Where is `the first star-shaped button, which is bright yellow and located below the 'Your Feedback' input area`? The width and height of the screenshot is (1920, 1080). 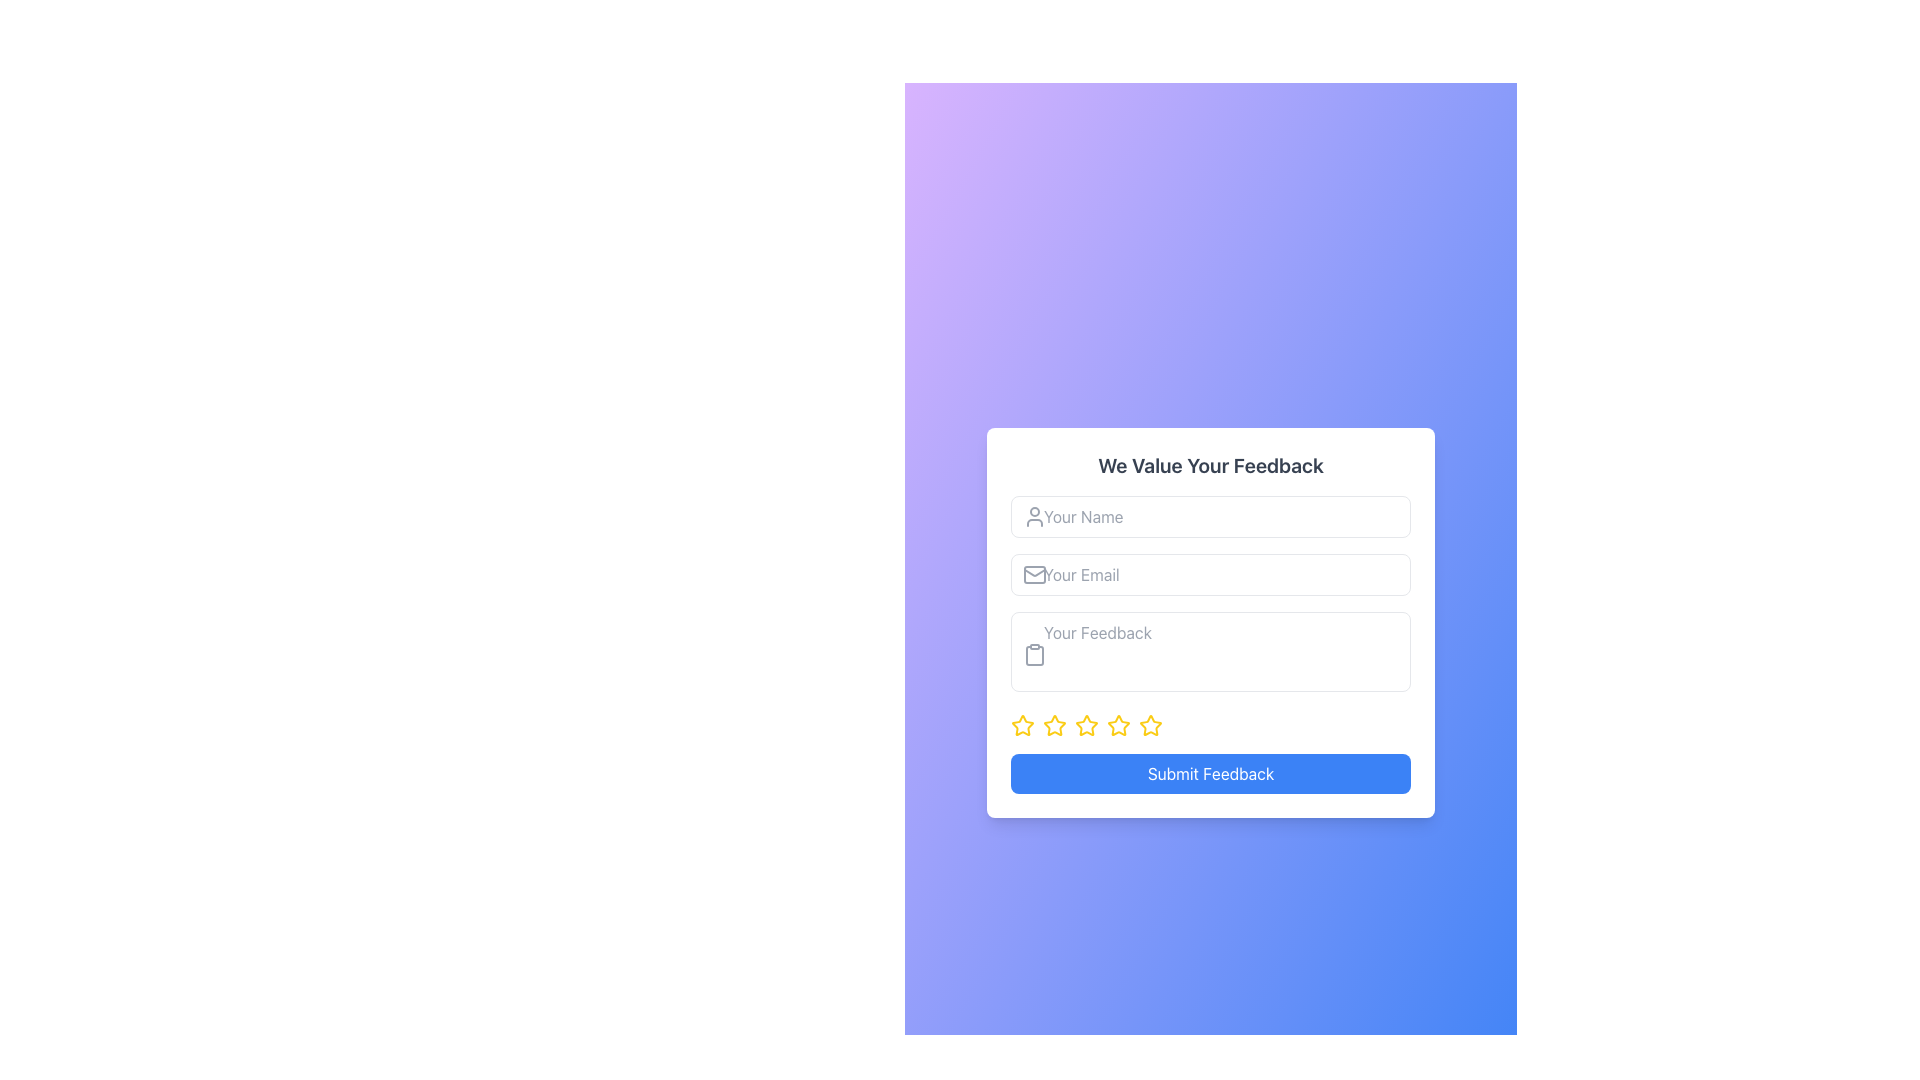
the first star-shaped button, which is bright yellow and located below the 'Your Feedback' input area is located at coordinates (1022, 725).